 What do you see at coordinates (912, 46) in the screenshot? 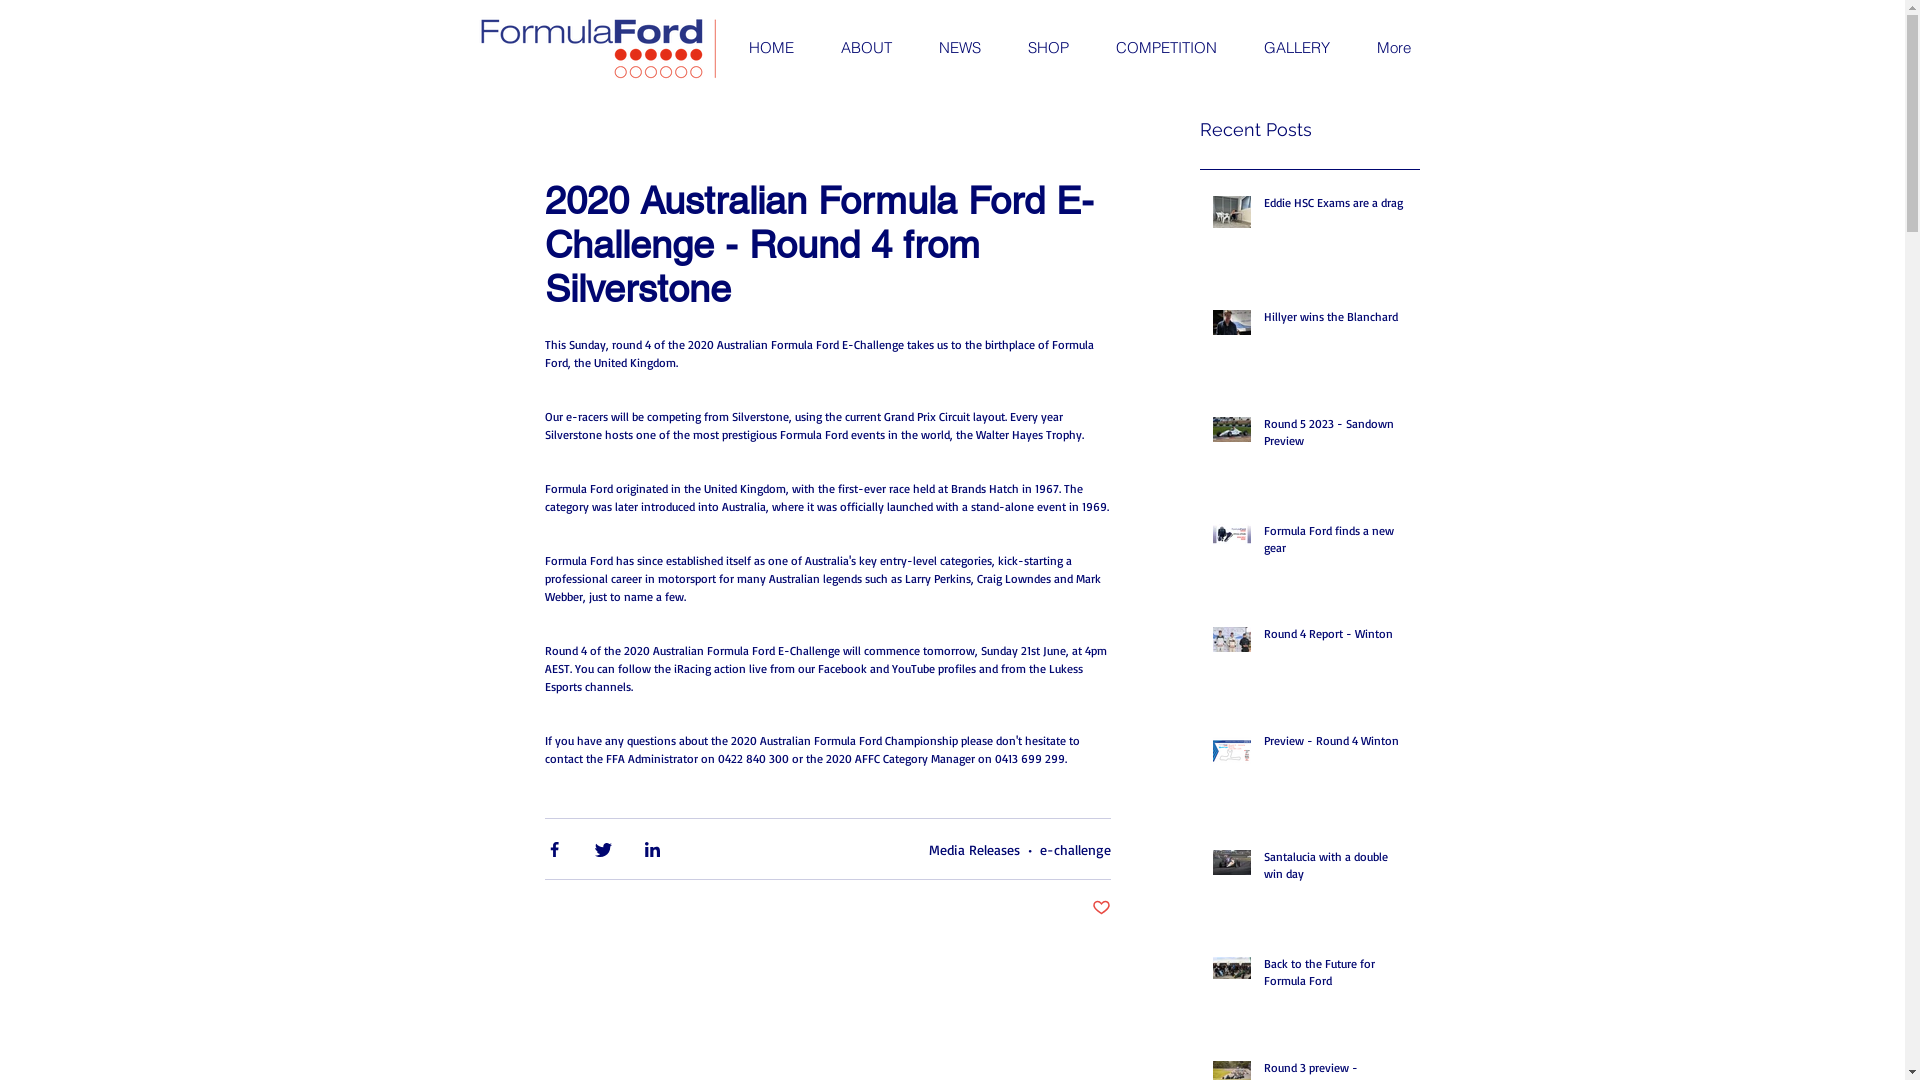
I see `'NEWS'` at bounding box center [912, 46].